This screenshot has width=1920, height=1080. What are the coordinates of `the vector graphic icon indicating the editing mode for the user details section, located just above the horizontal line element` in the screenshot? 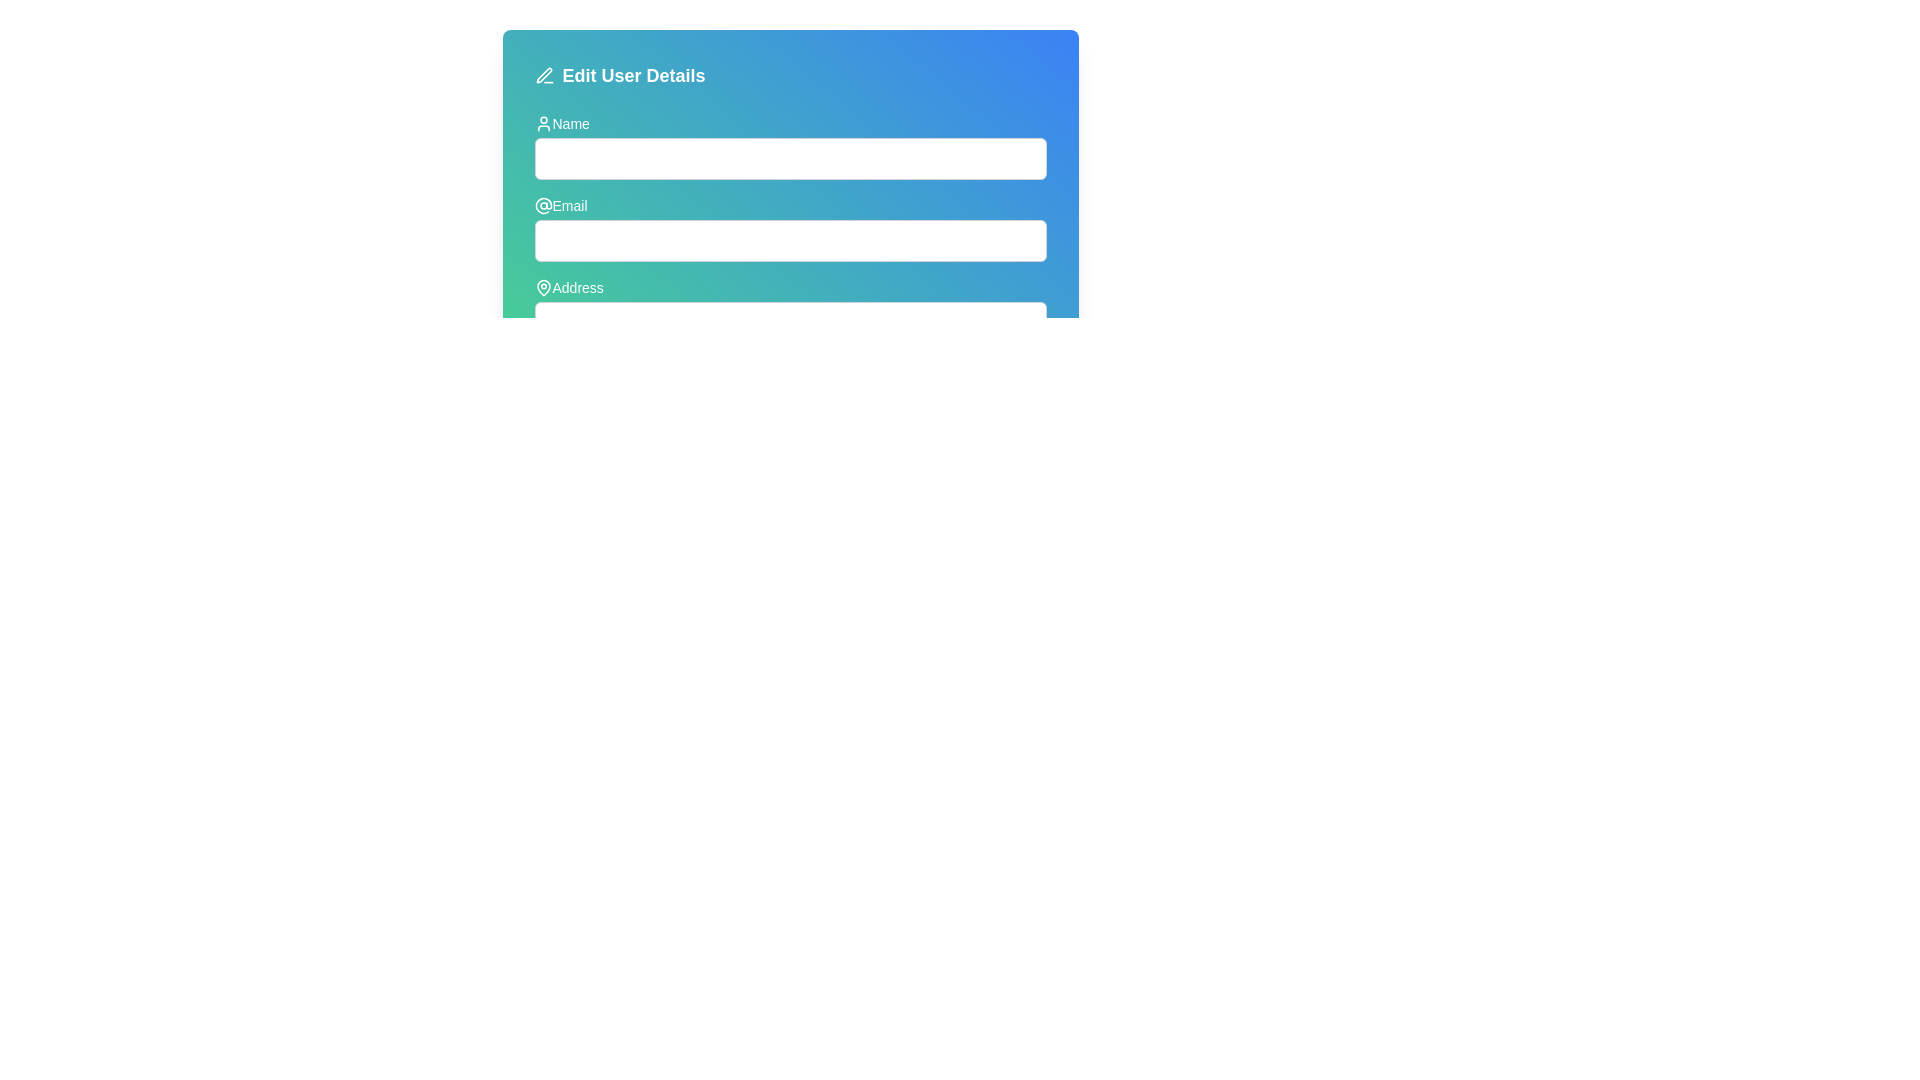 It's located at (544, 74).